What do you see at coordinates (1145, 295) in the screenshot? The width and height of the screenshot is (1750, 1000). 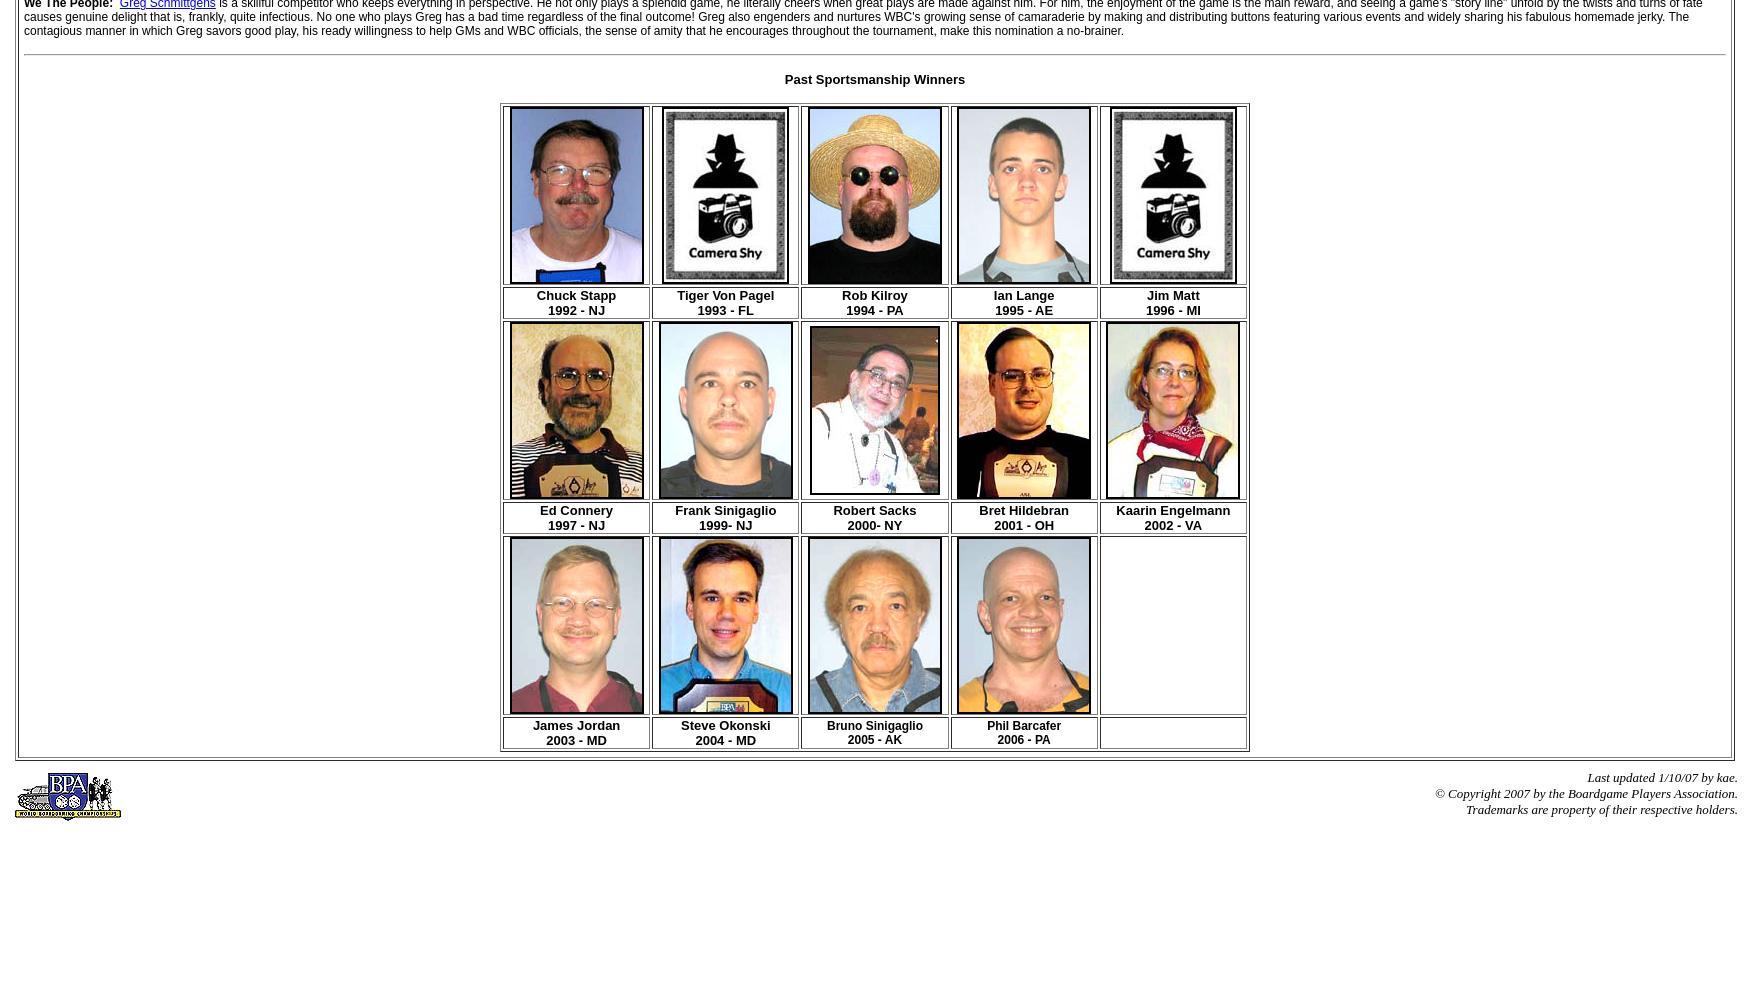 I see `'Jim Matt'` at bounding box center [1145, 295].